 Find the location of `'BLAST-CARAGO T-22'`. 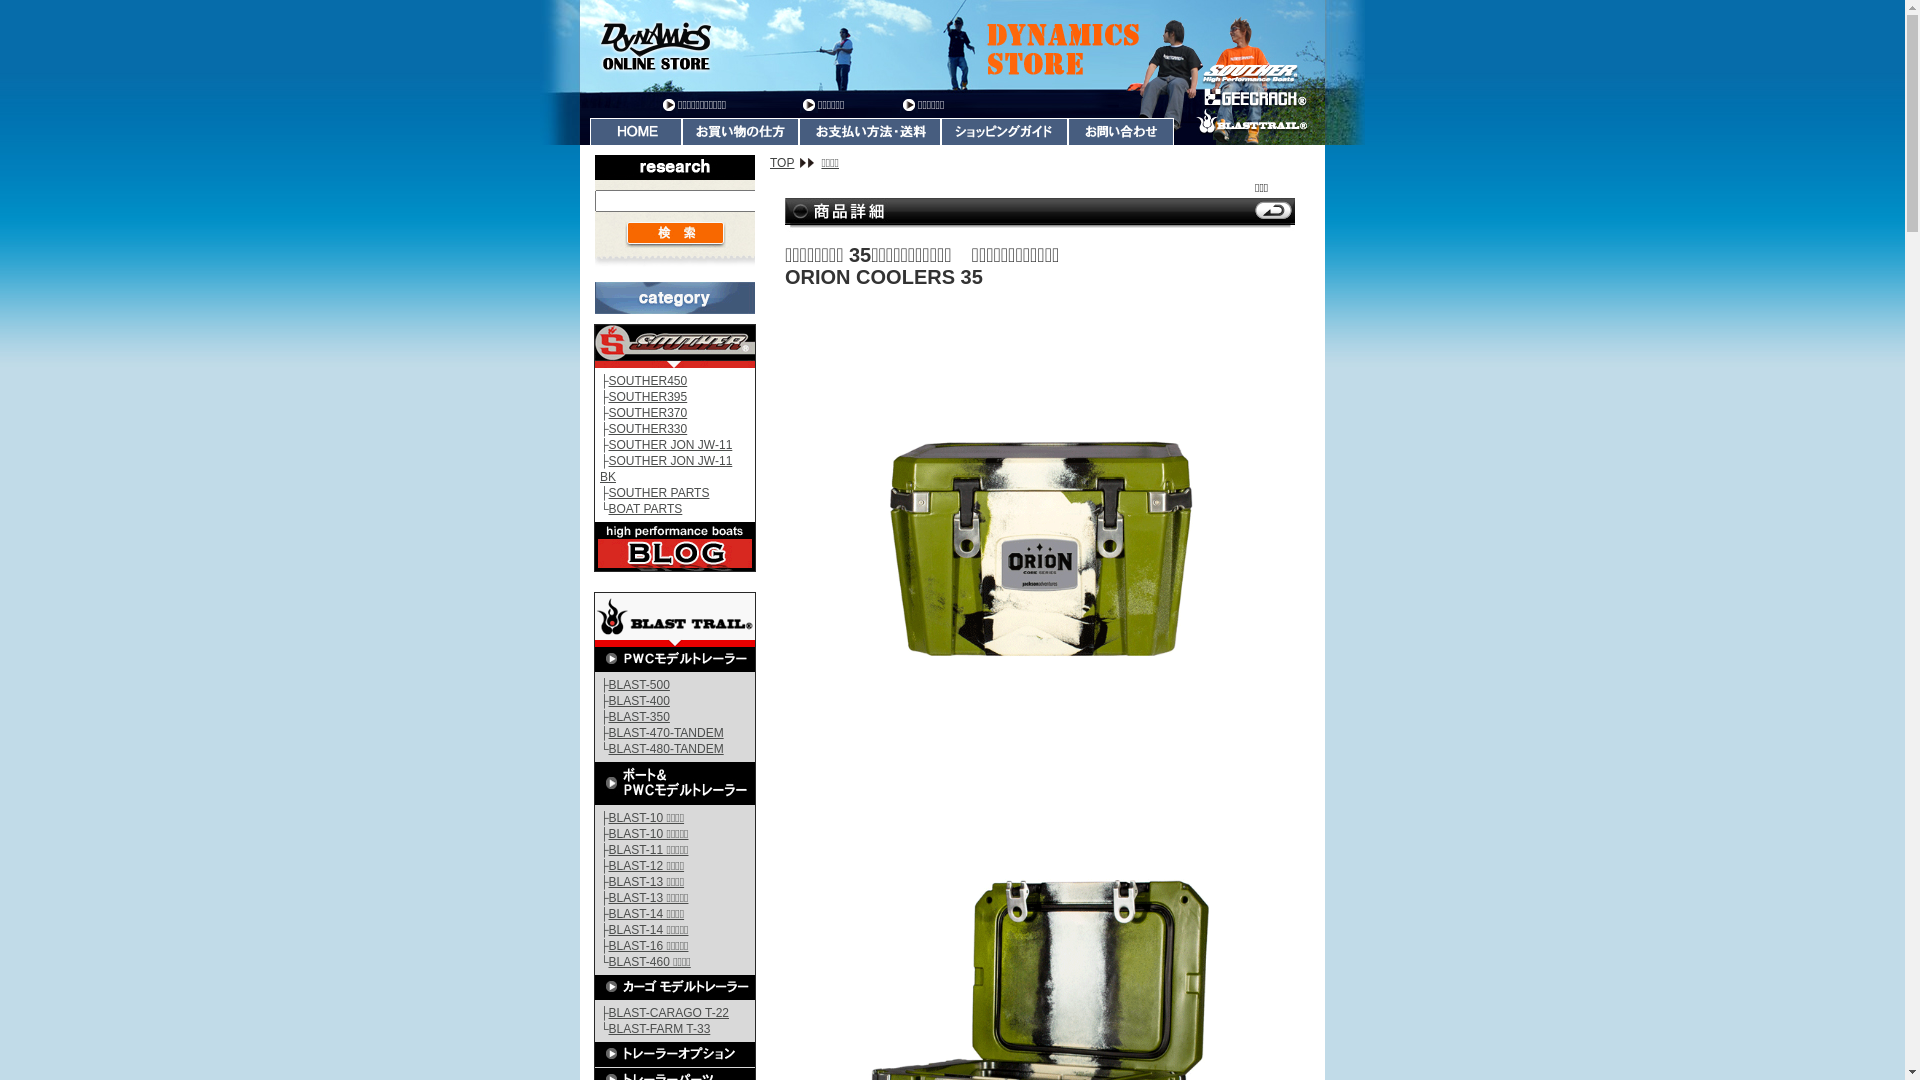

'BLAST-CARAGO T-22' is located at coordinates (669, 1013).